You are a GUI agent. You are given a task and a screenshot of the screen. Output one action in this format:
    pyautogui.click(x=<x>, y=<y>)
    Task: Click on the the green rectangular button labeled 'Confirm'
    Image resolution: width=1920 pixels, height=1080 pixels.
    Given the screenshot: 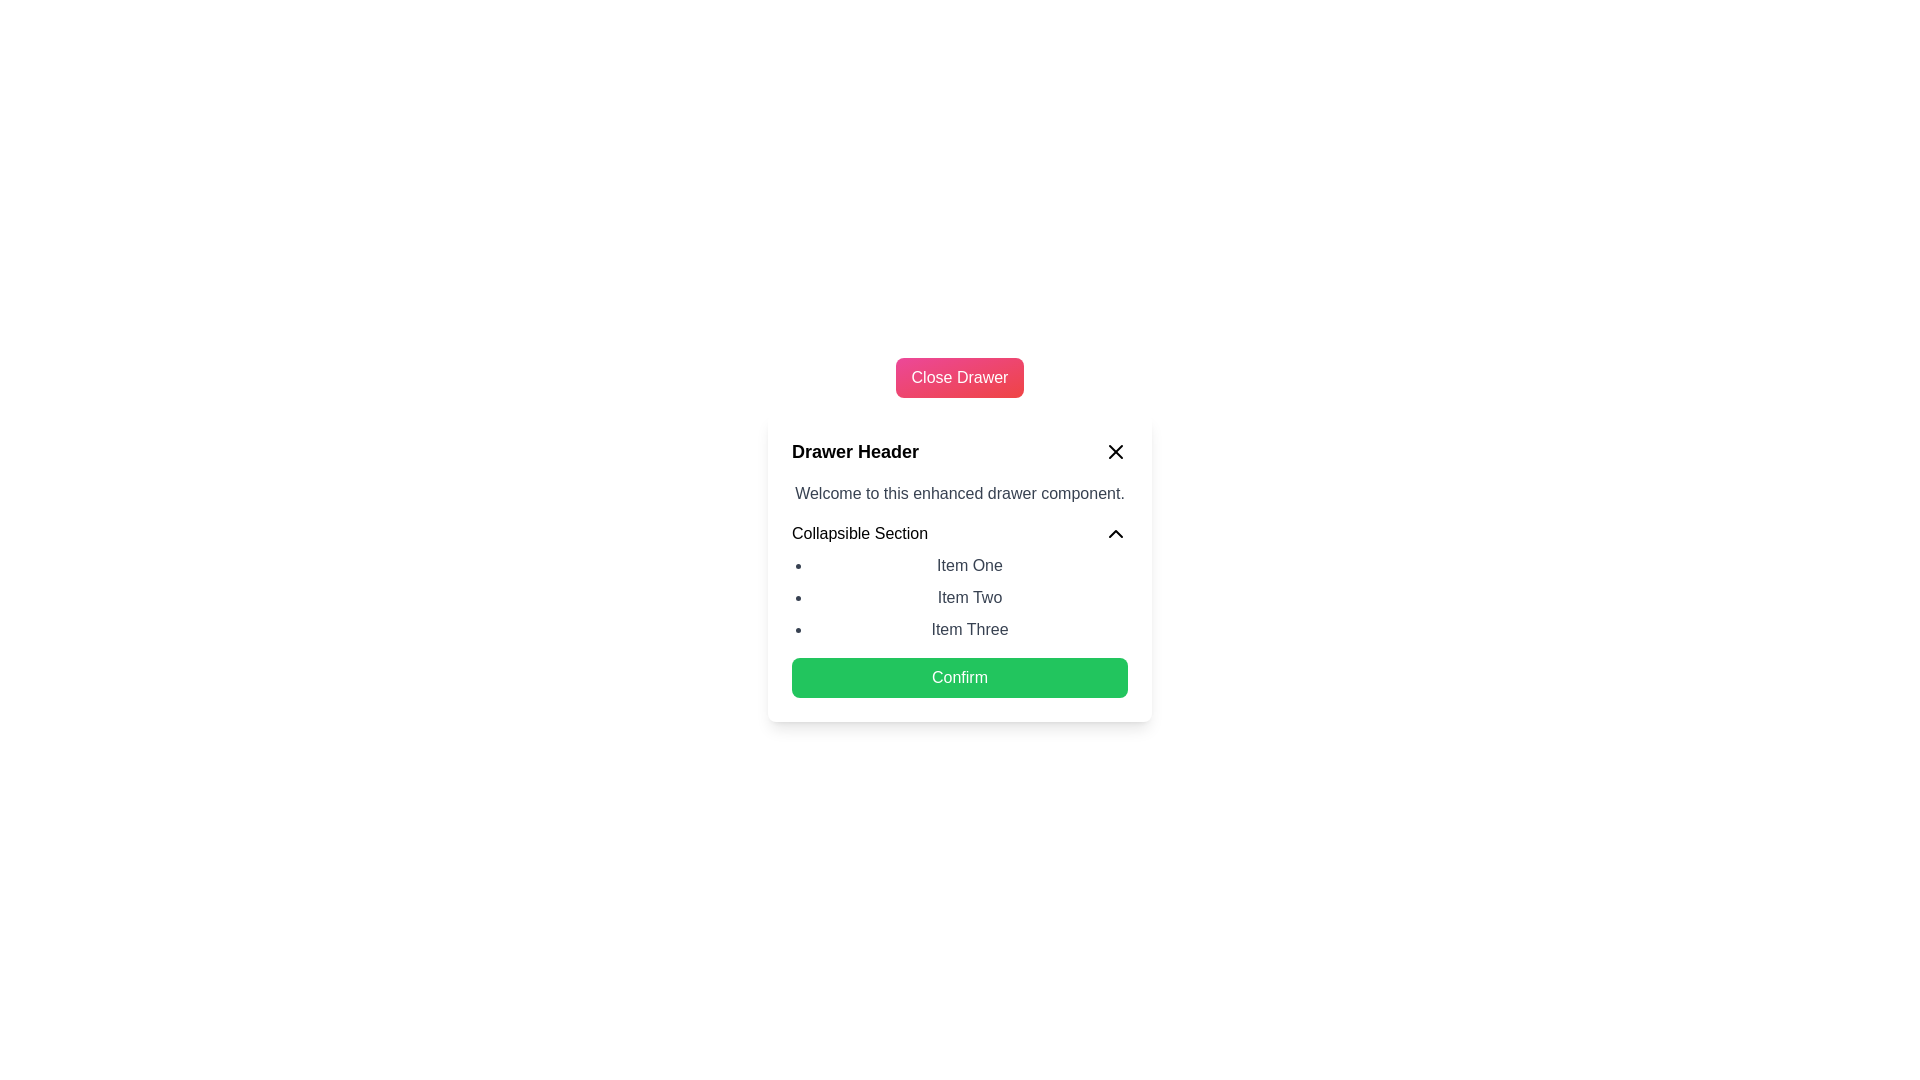 What is the action you would take?
    pyautogui.click(x=960, y=677)
    